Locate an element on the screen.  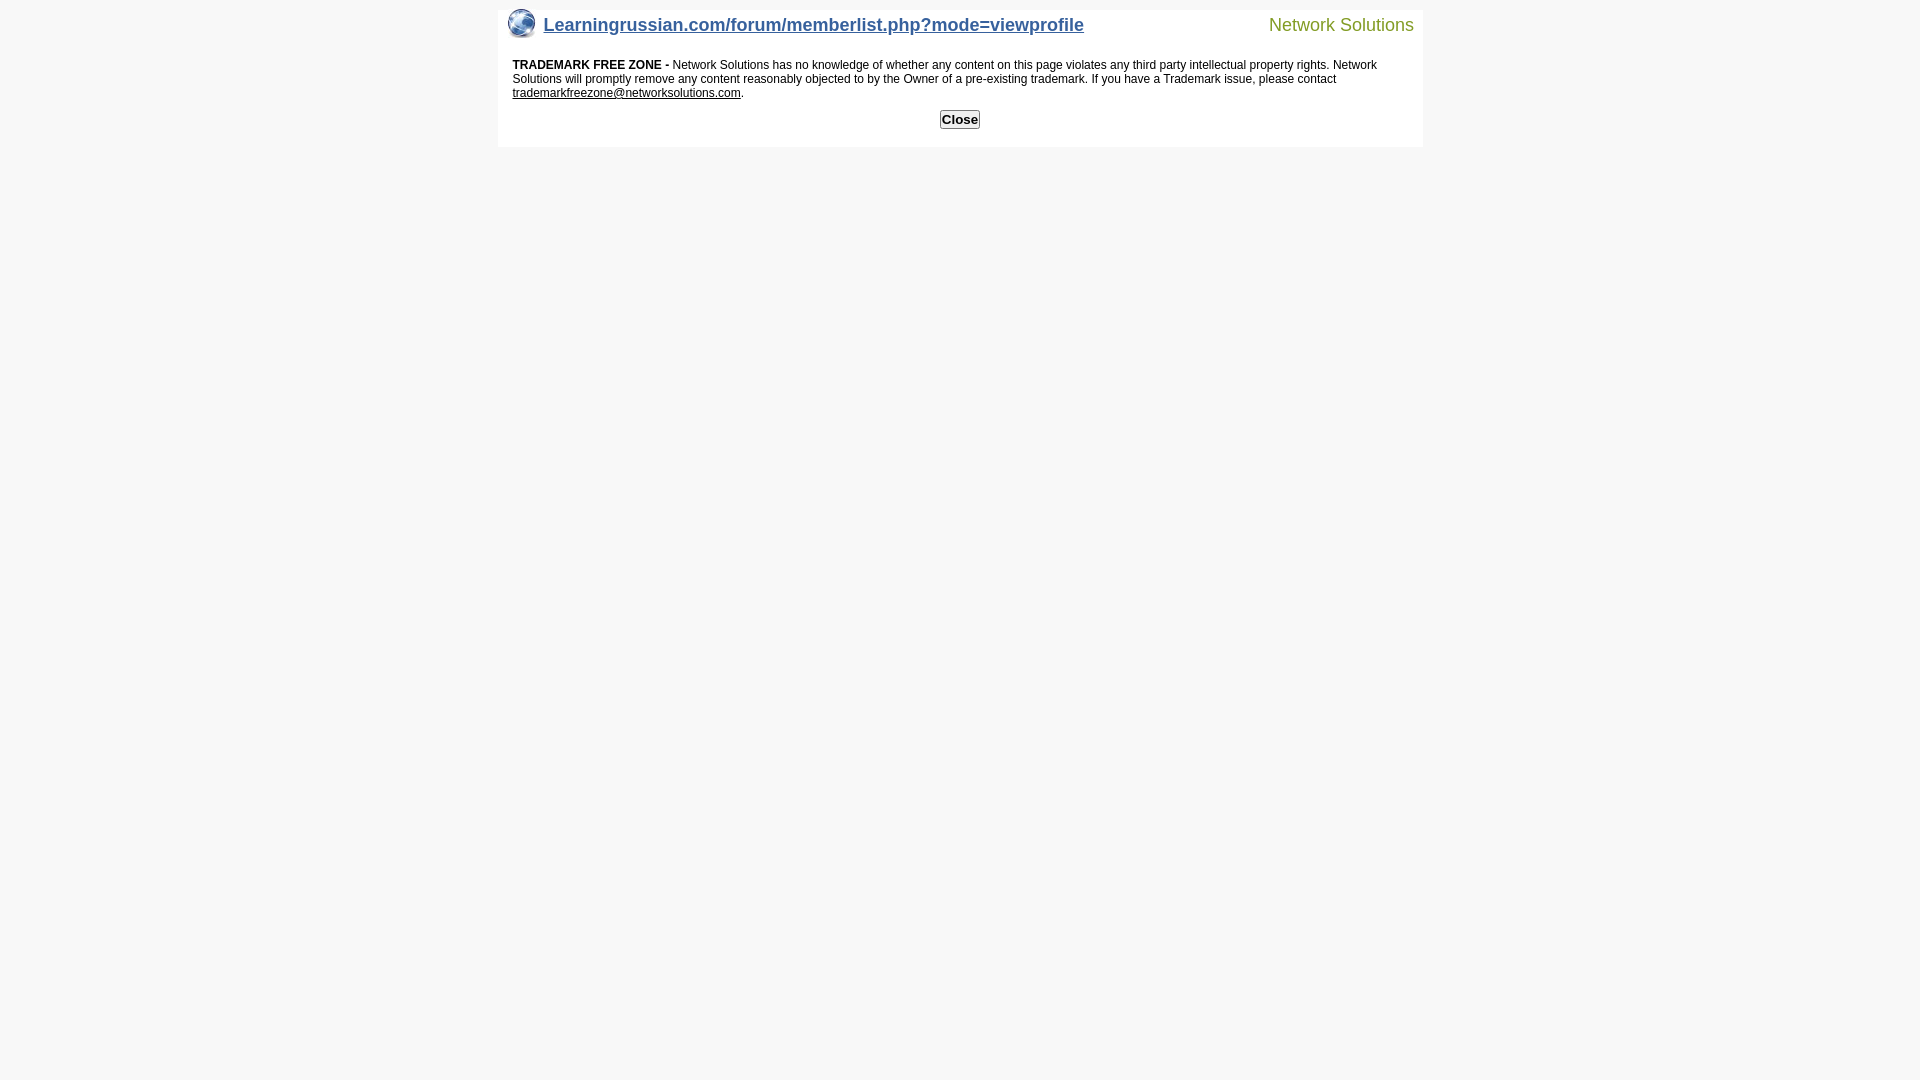
'trademarkfreezone@networksolutions.com' is located at coordinates (624, 92).